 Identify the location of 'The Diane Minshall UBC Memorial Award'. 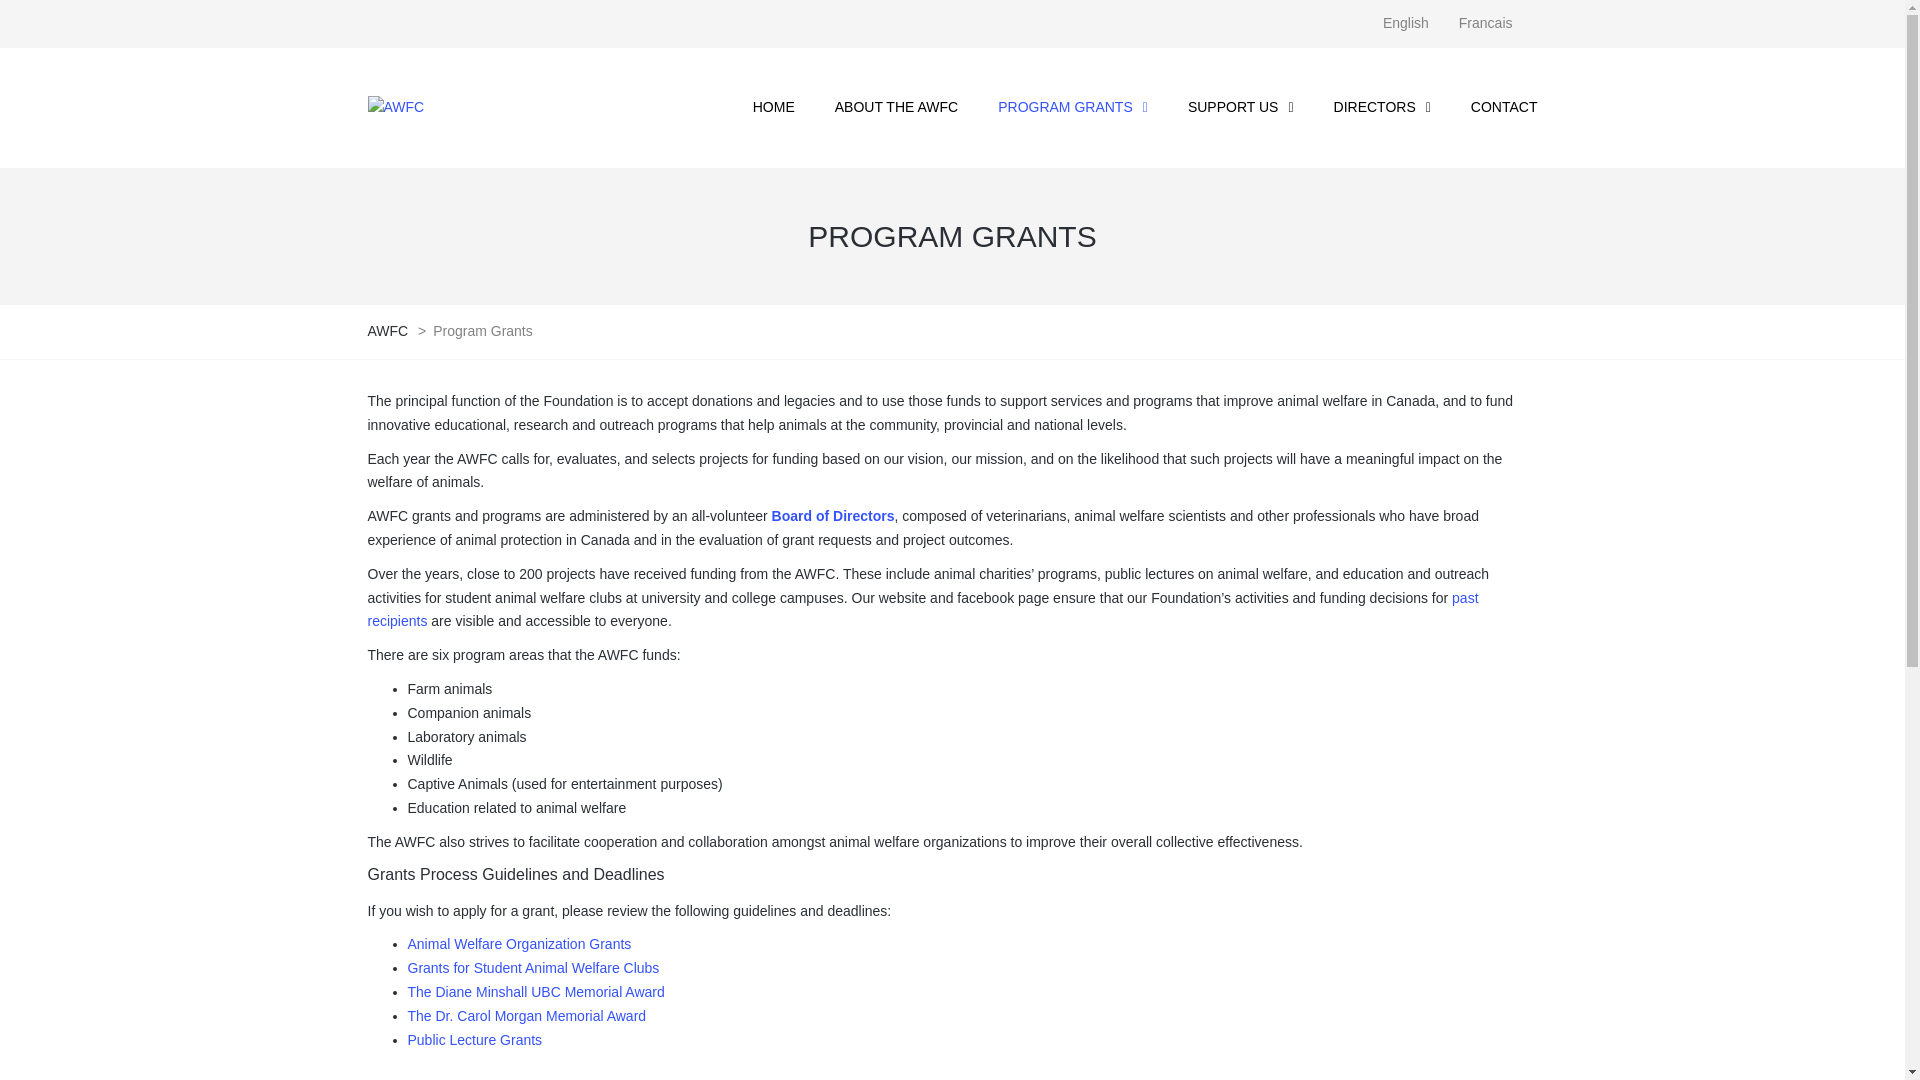
(536, 991).